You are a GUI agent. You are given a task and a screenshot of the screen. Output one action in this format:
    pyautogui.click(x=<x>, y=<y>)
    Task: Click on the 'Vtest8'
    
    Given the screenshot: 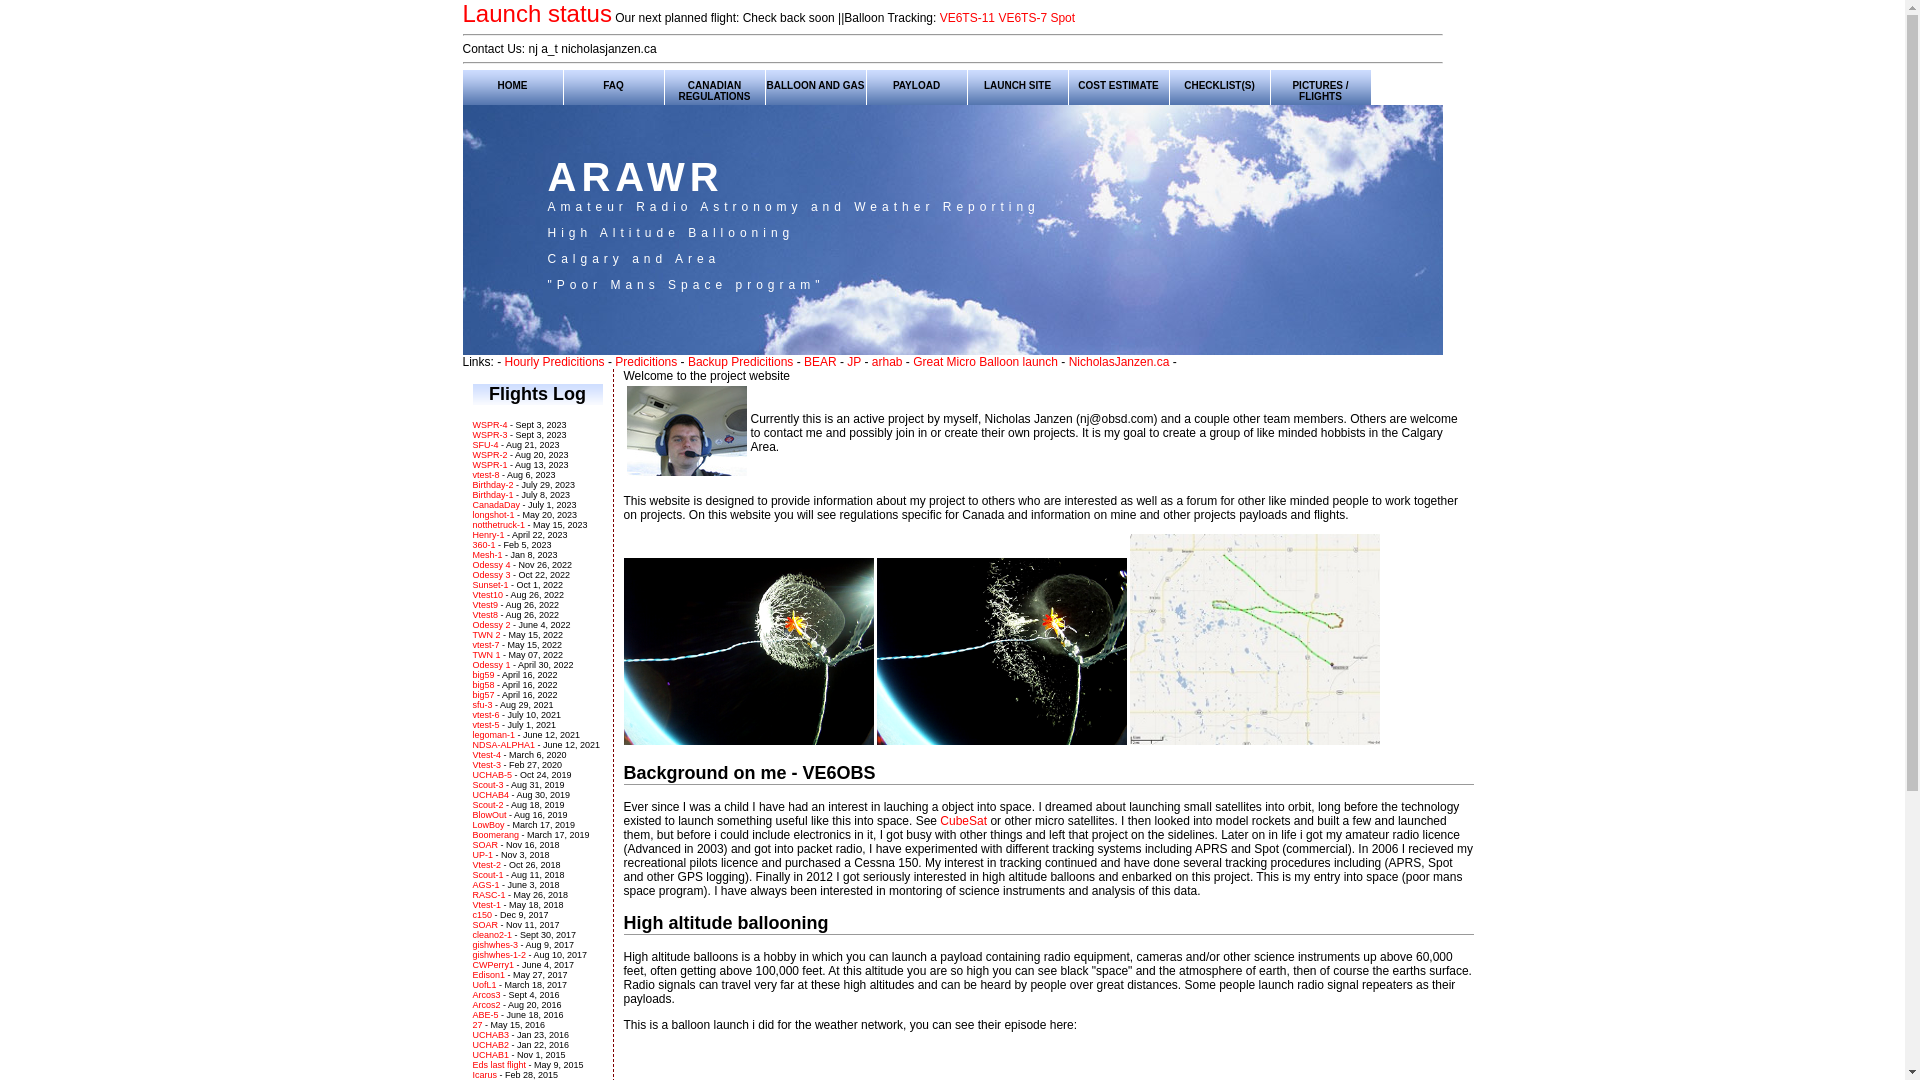 What is the action you would take?
    pyautogui.click(x=484, y=613)
    